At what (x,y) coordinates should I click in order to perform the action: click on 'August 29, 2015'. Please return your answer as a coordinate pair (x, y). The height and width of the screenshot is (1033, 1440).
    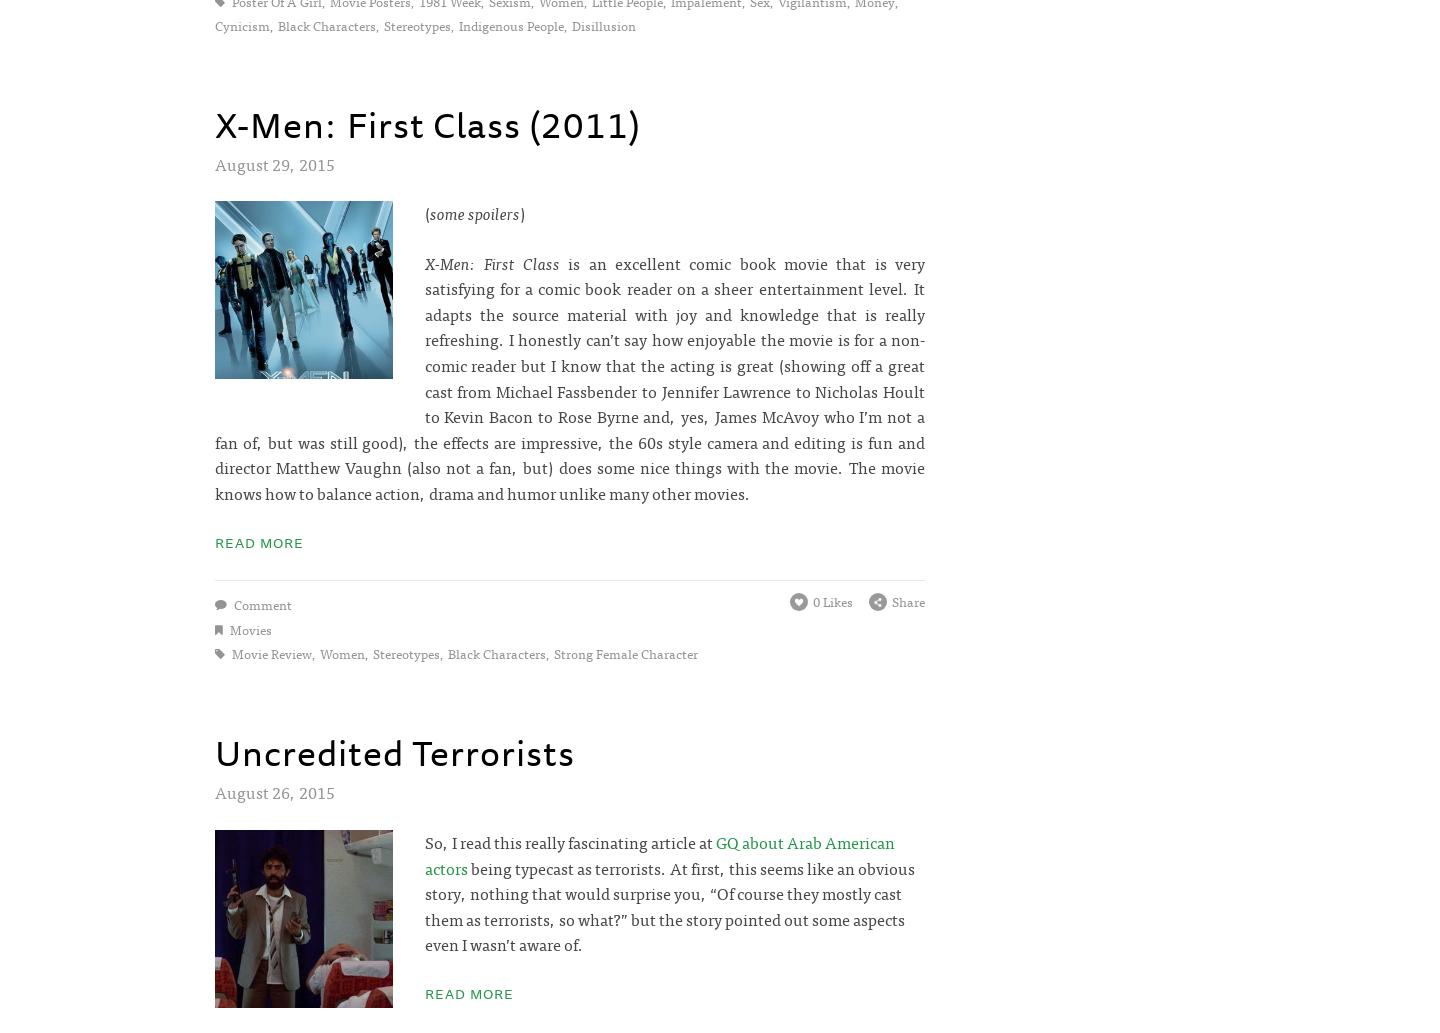
    Looking at the image, I should click on (274, 163).